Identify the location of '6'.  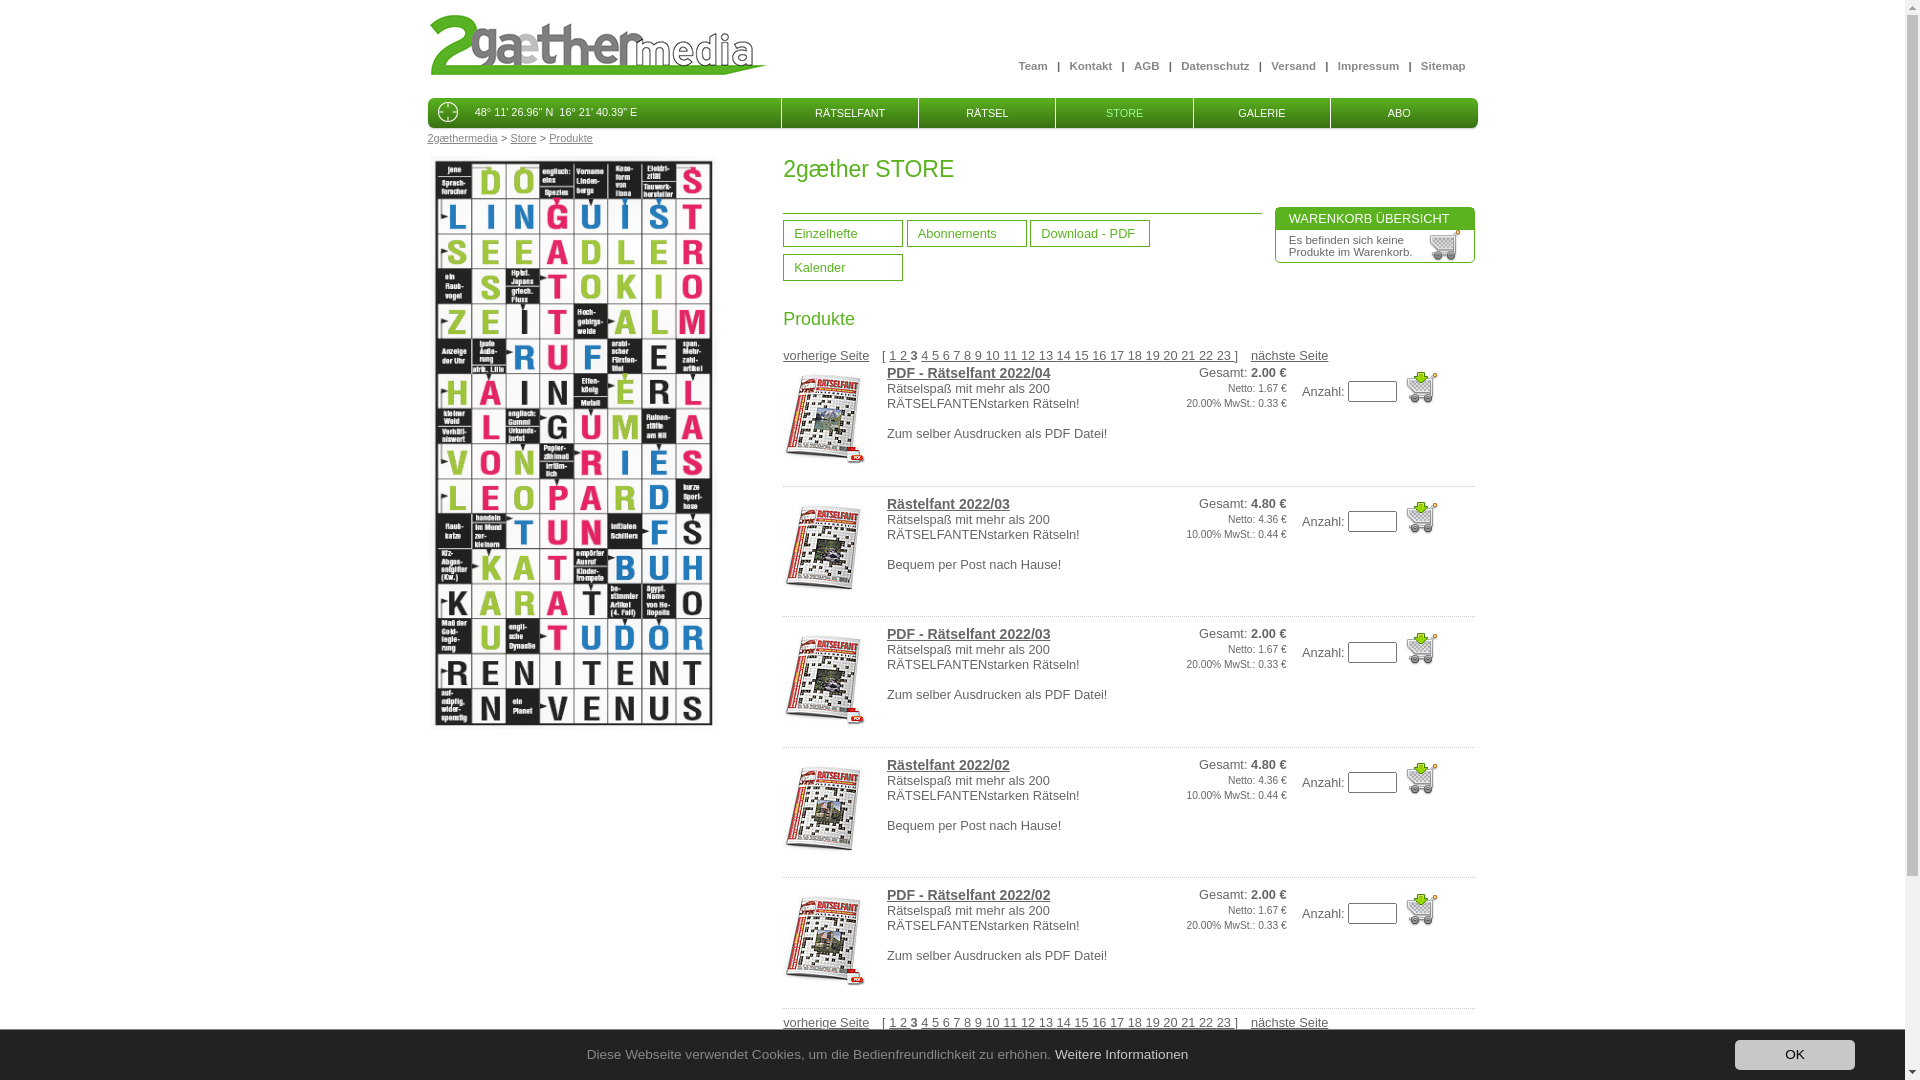
(947, 354).